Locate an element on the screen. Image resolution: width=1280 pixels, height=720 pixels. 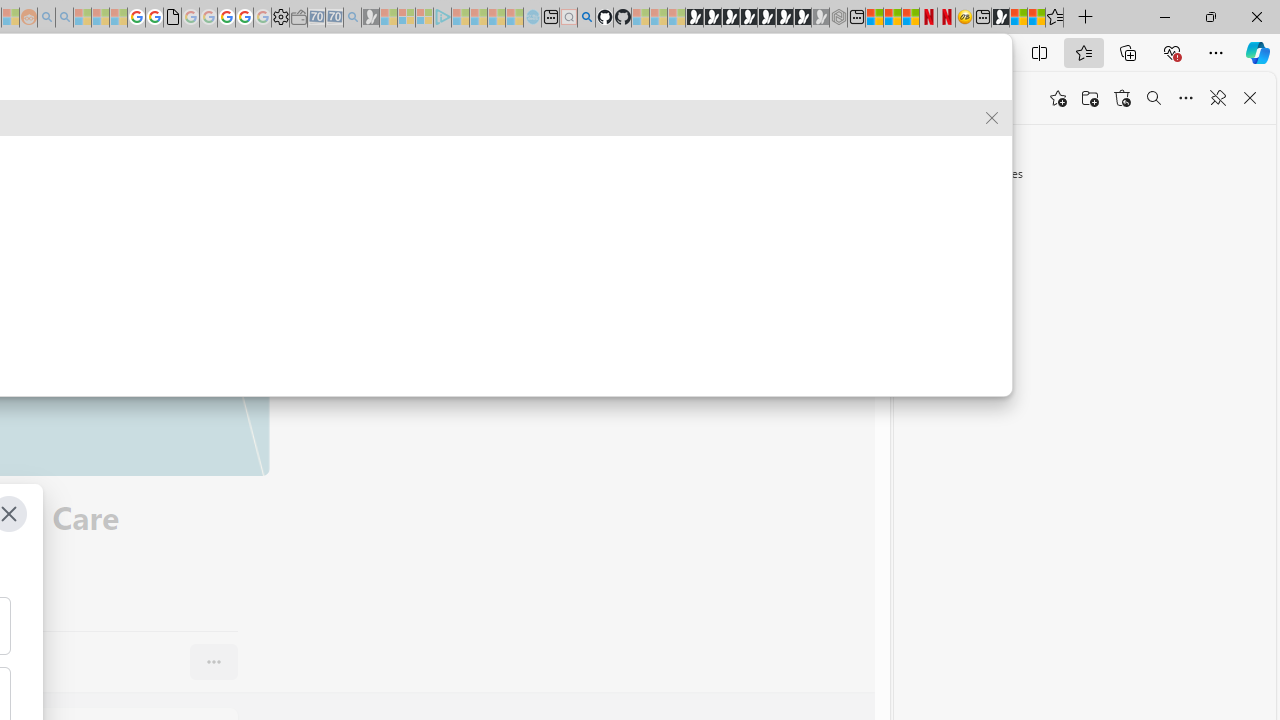
'Microsoft Start Gaming - Sleeping' is located at coordinates (370, 17).